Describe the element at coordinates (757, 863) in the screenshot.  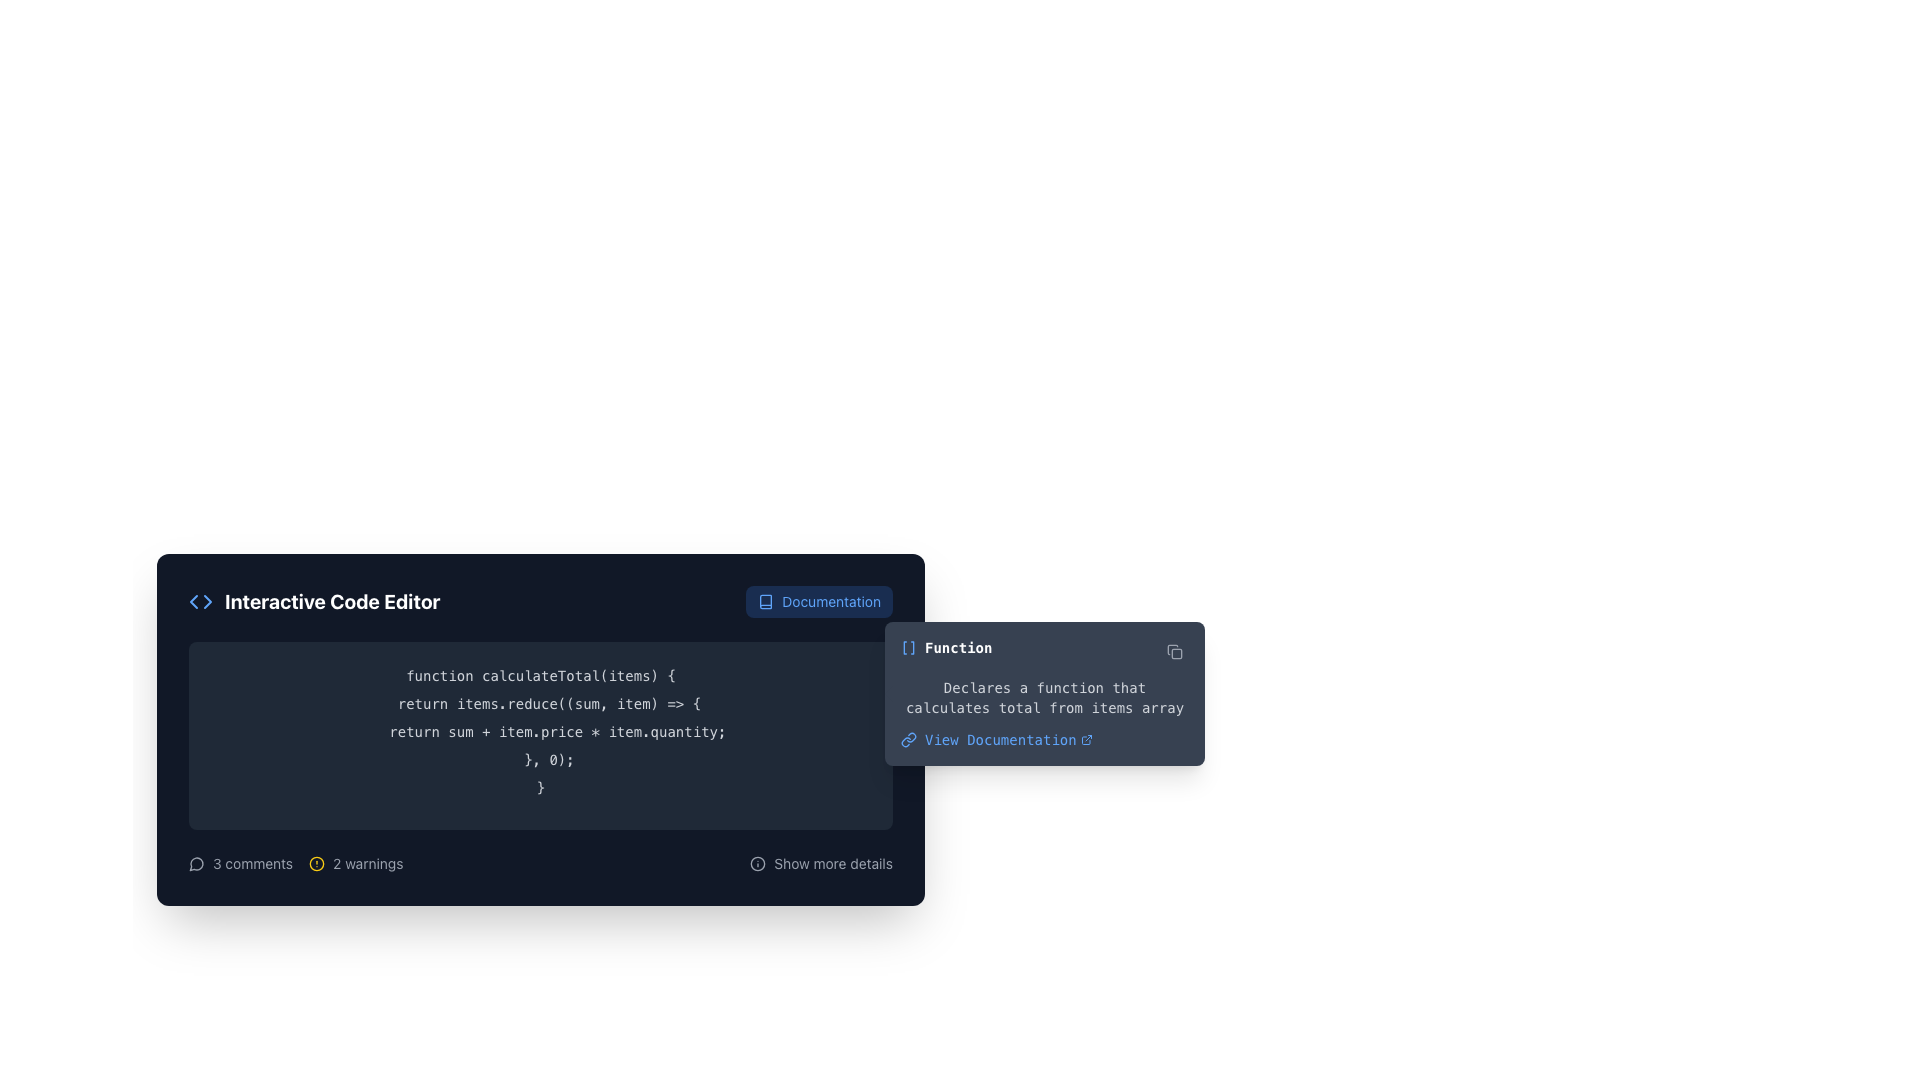
I see `the informational circular icon with an 'i' symbol, located at the left edge of the 'Show more details' link in the bottom-right section of the interface` at that location.